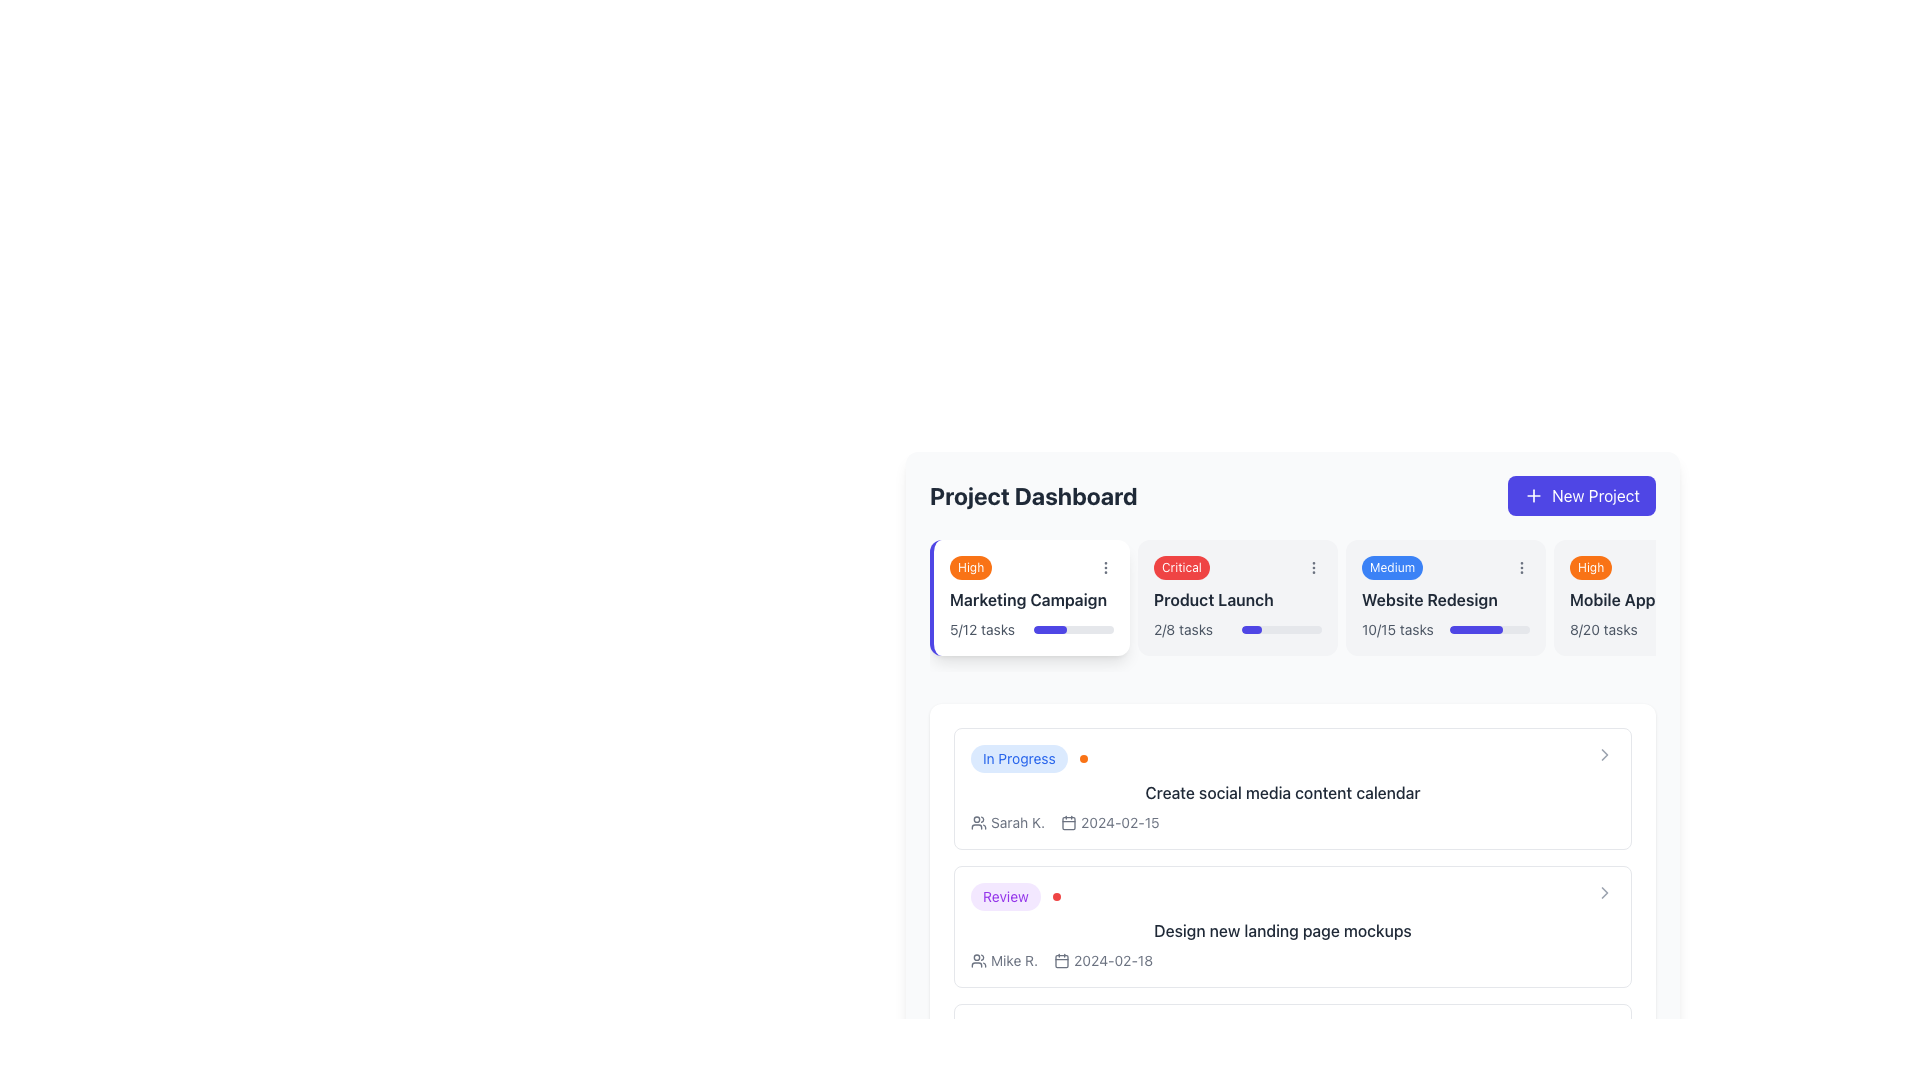 This screenshot has height=1080, width=1920. What do you see at coordinates (1014, 959) in the screenshot?
I see `the user name text label located near the bottom section of a list item in the project dashboard under the 'Review' status, positioned to the right of the user icon` at bounding box center [1014, 959].